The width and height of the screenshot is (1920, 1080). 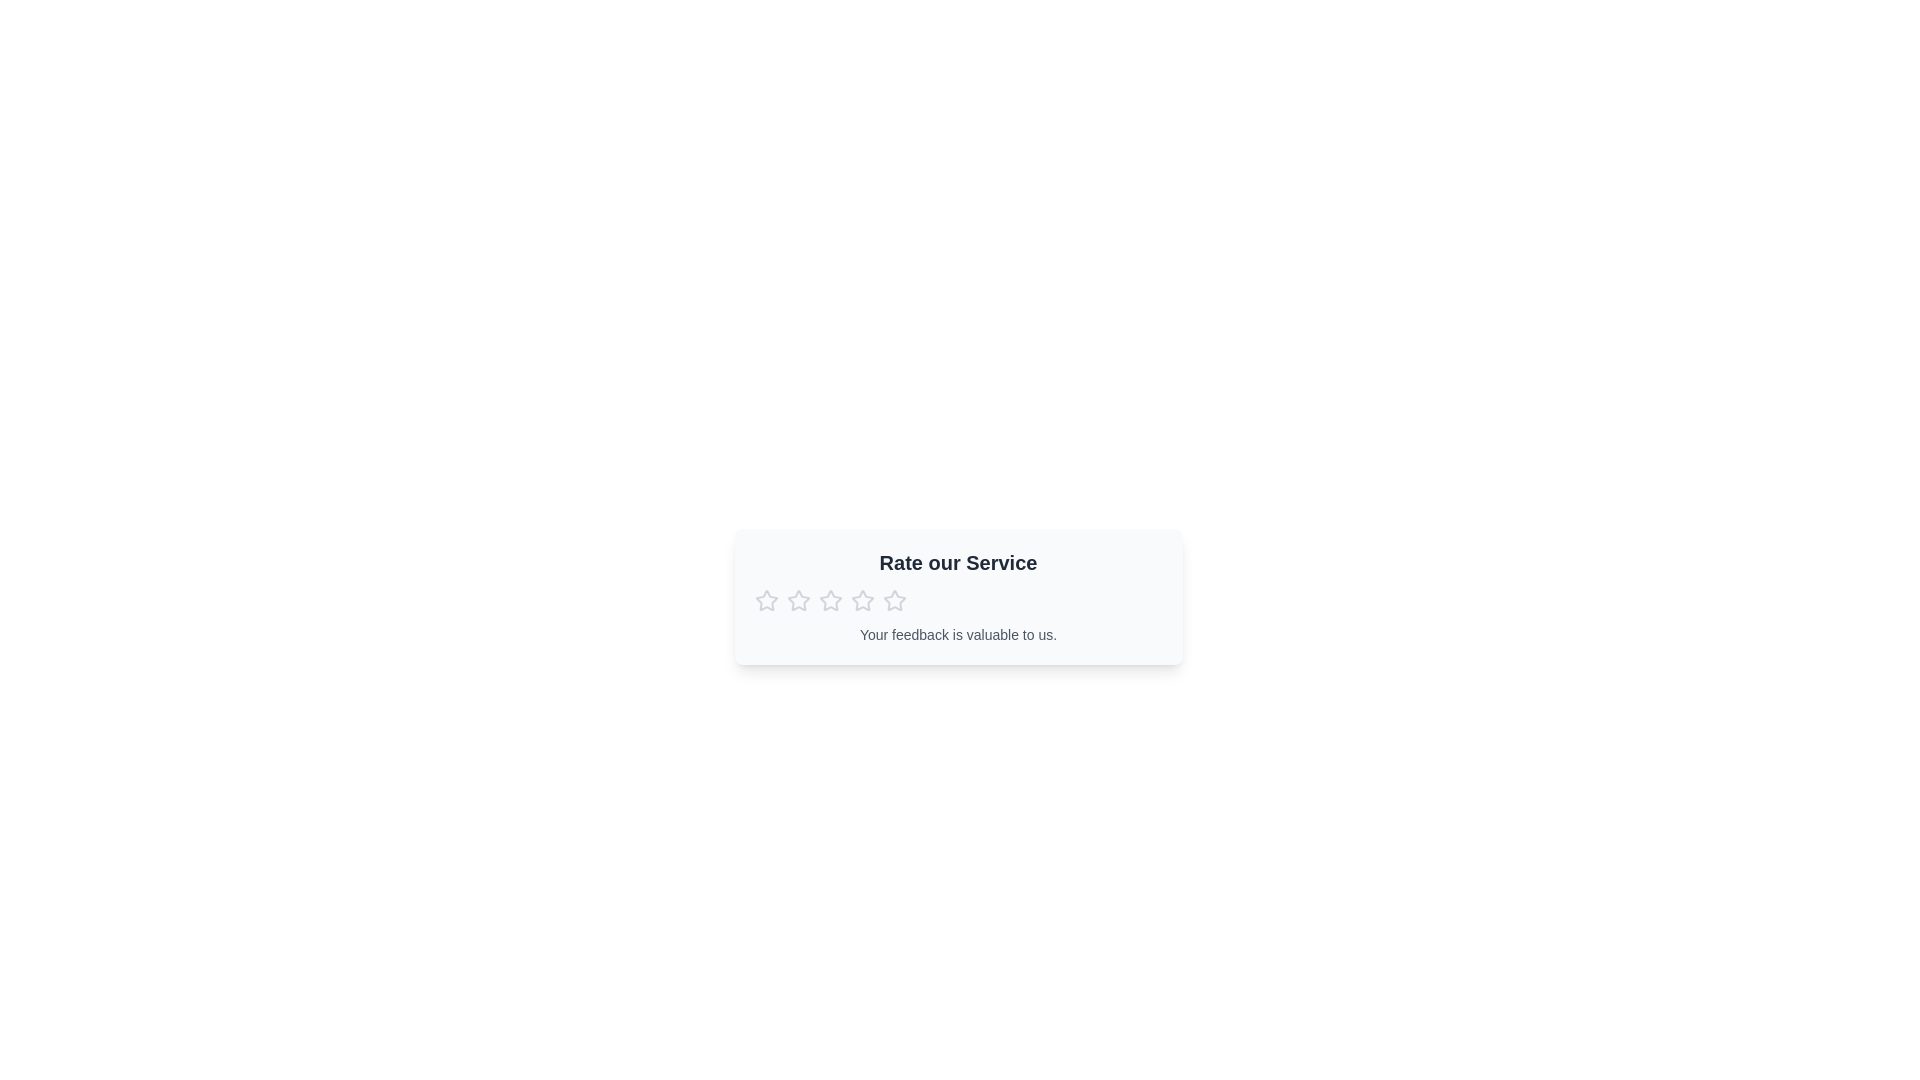 What do you see at coordinates (862, 599) in the screenshot?
I see `the third star icon in the rating indicator` at bounding box center [862, 599].